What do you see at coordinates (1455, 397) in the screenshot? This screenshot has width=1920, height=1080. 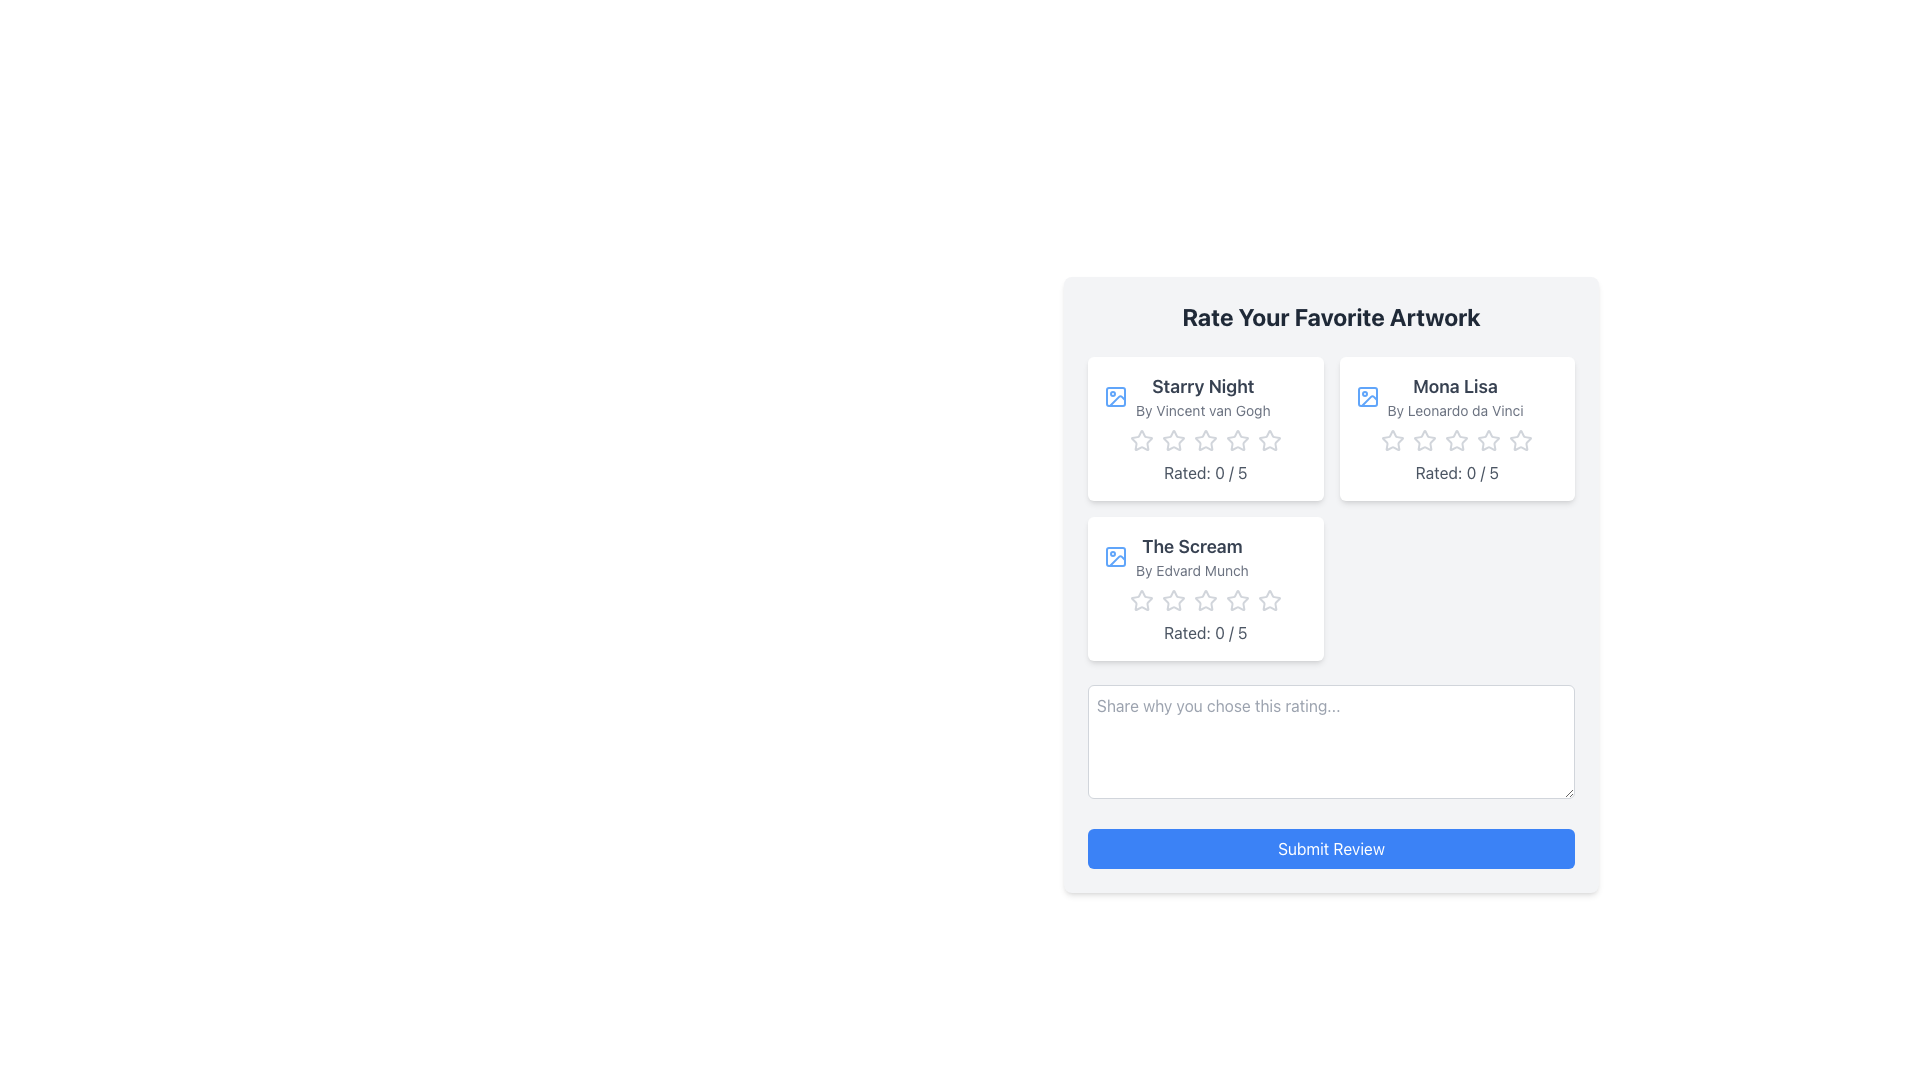 I see `the text display that shows the title and artist's name of the artwork, which is located` at bounding box center [1455, 397].